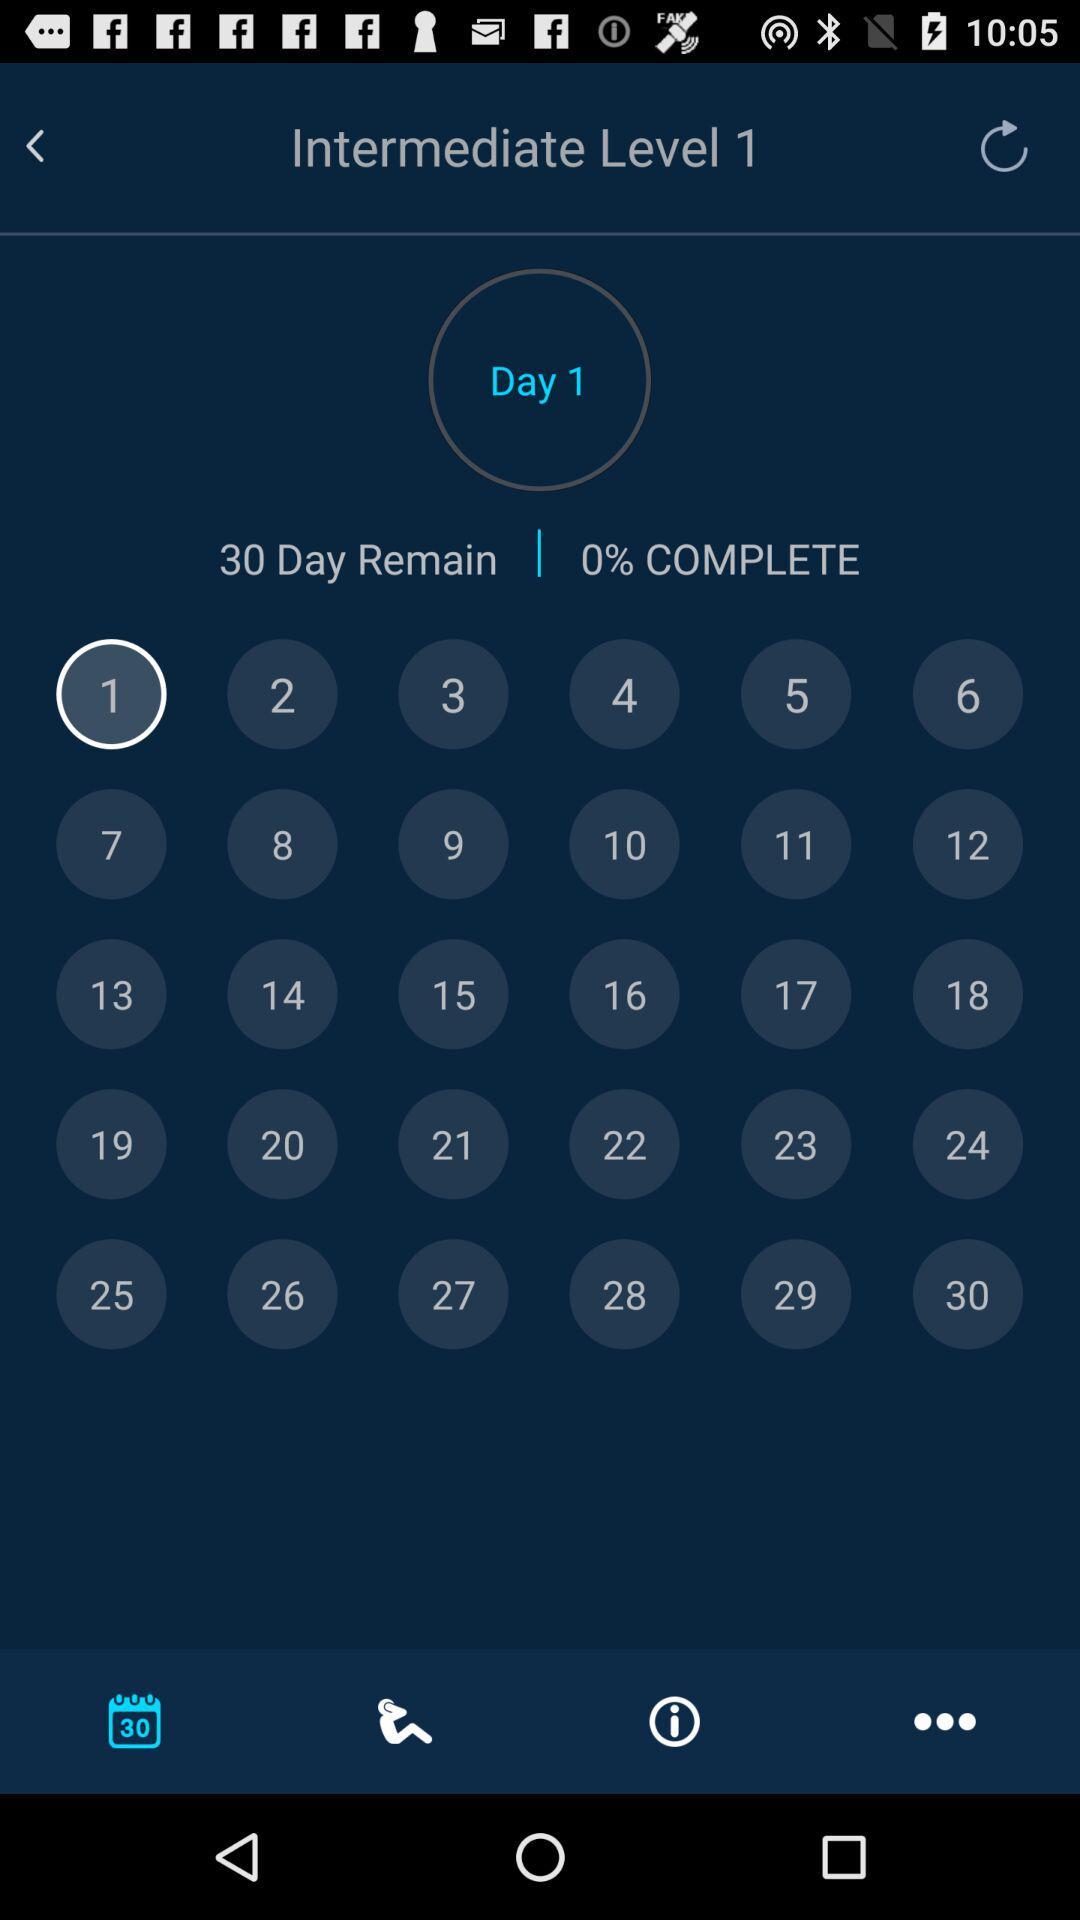 Image resolution: width=1080 pixels, height=1920 pixels. What do you see at coordinates (111, 844) in the screenshot?
I see `number 7` at bounding box center [111, 844].